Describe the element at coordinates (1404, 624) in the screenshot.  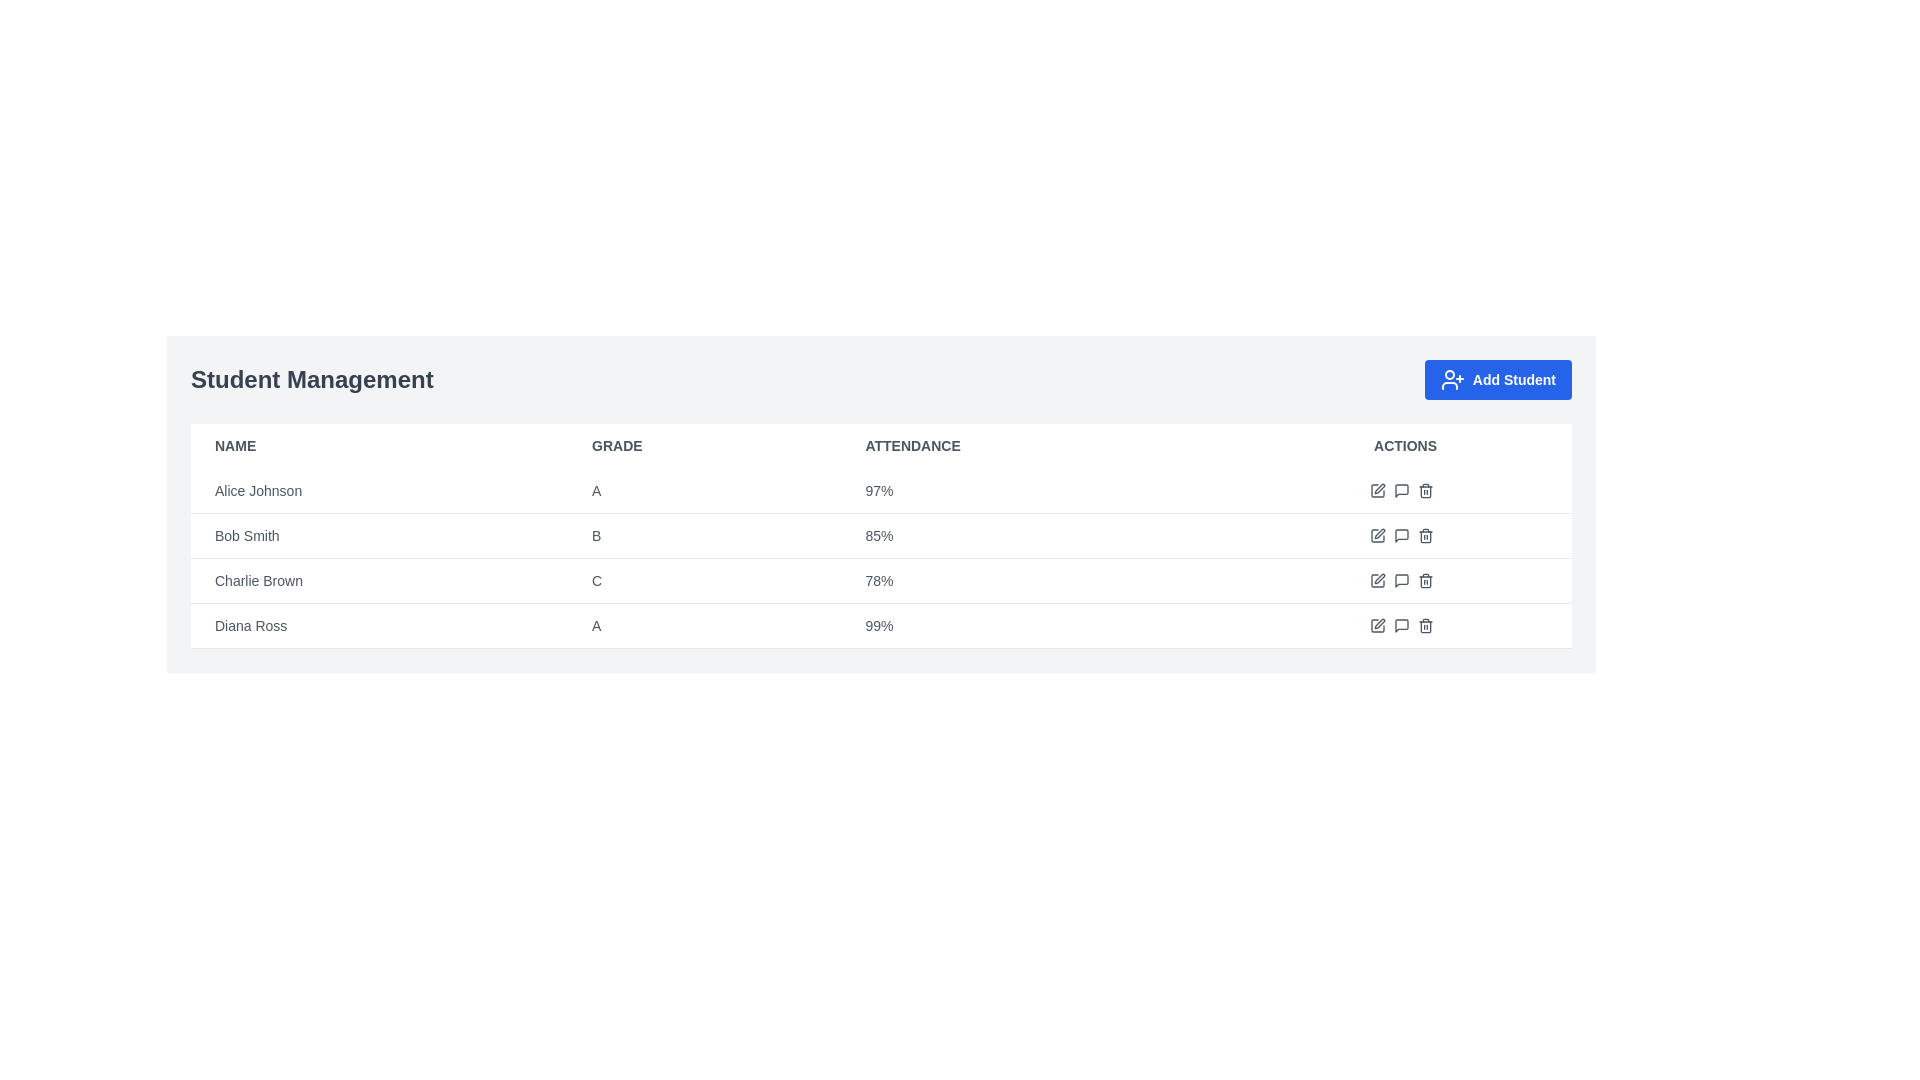
I see `the middle action icon` at that location.